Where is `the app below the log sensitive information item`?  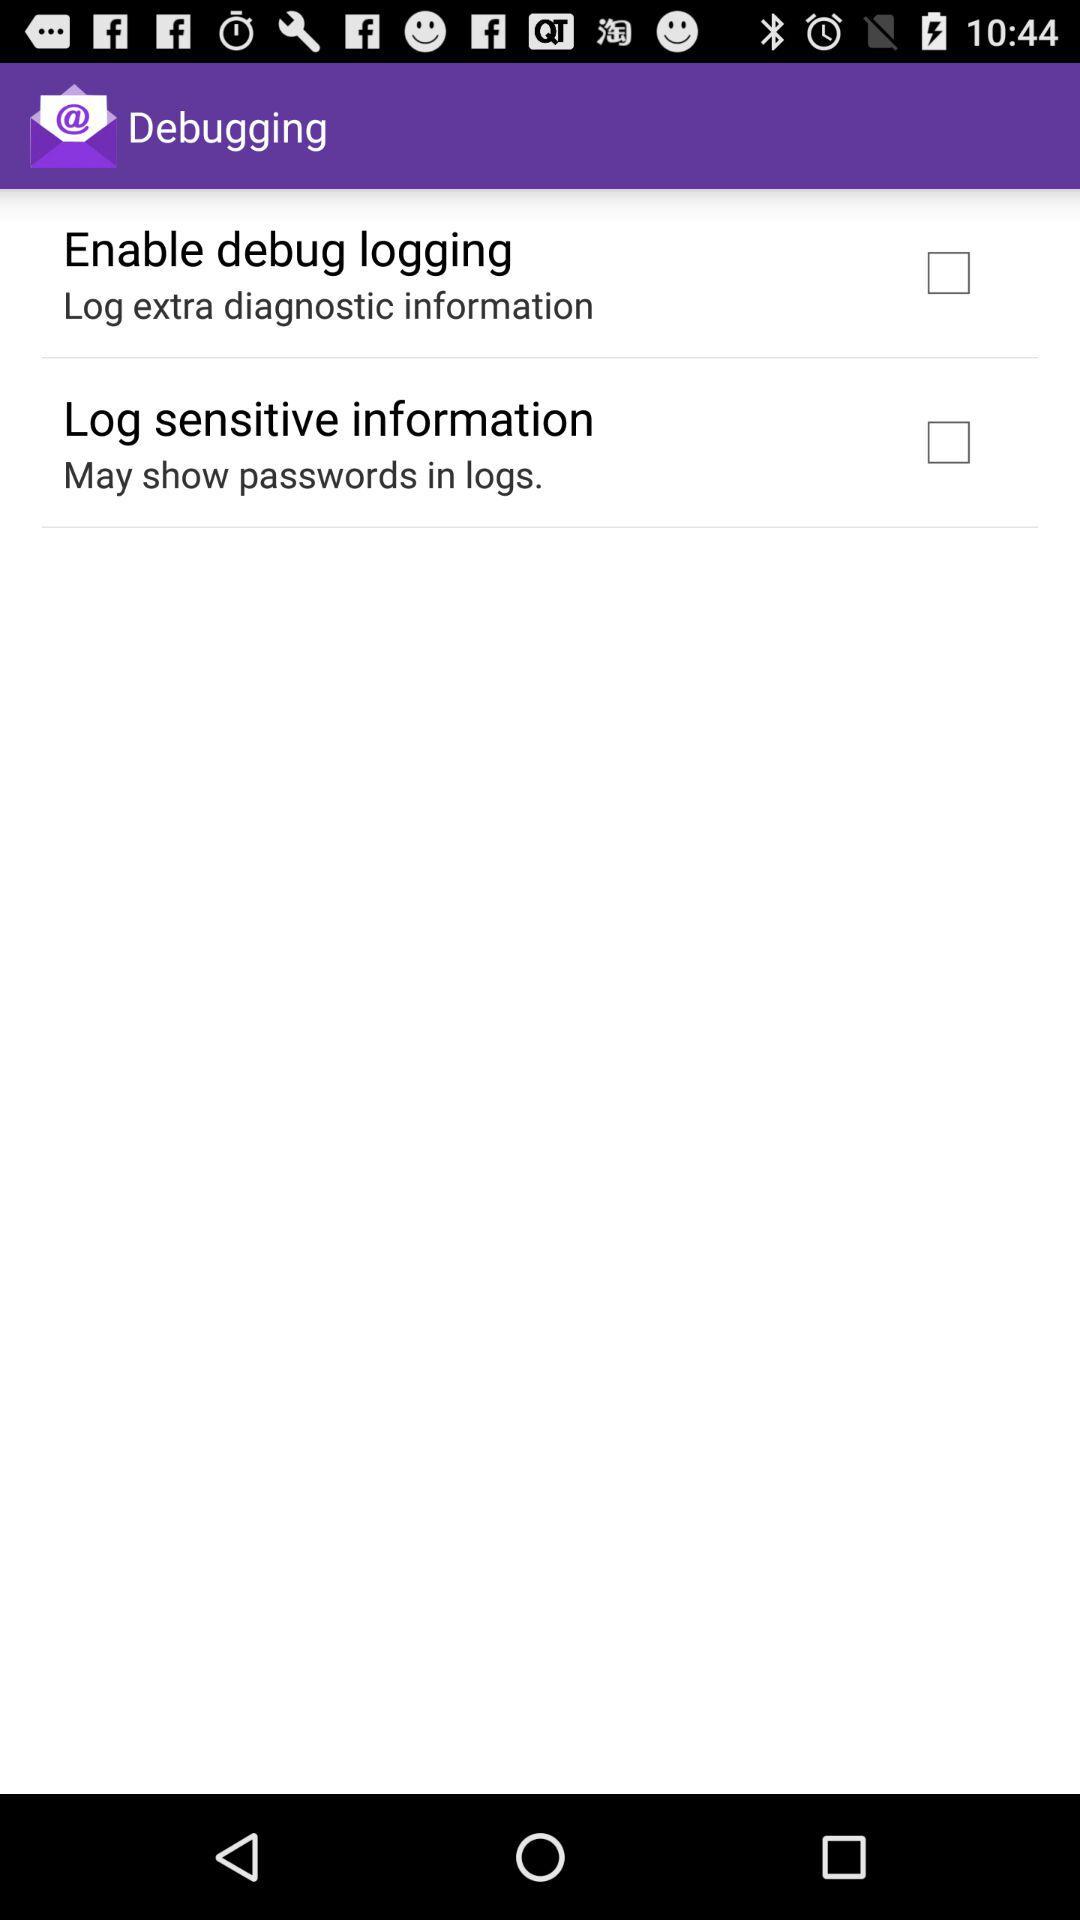 the app below the log sensitive information item is located at coordinates (303, 473).